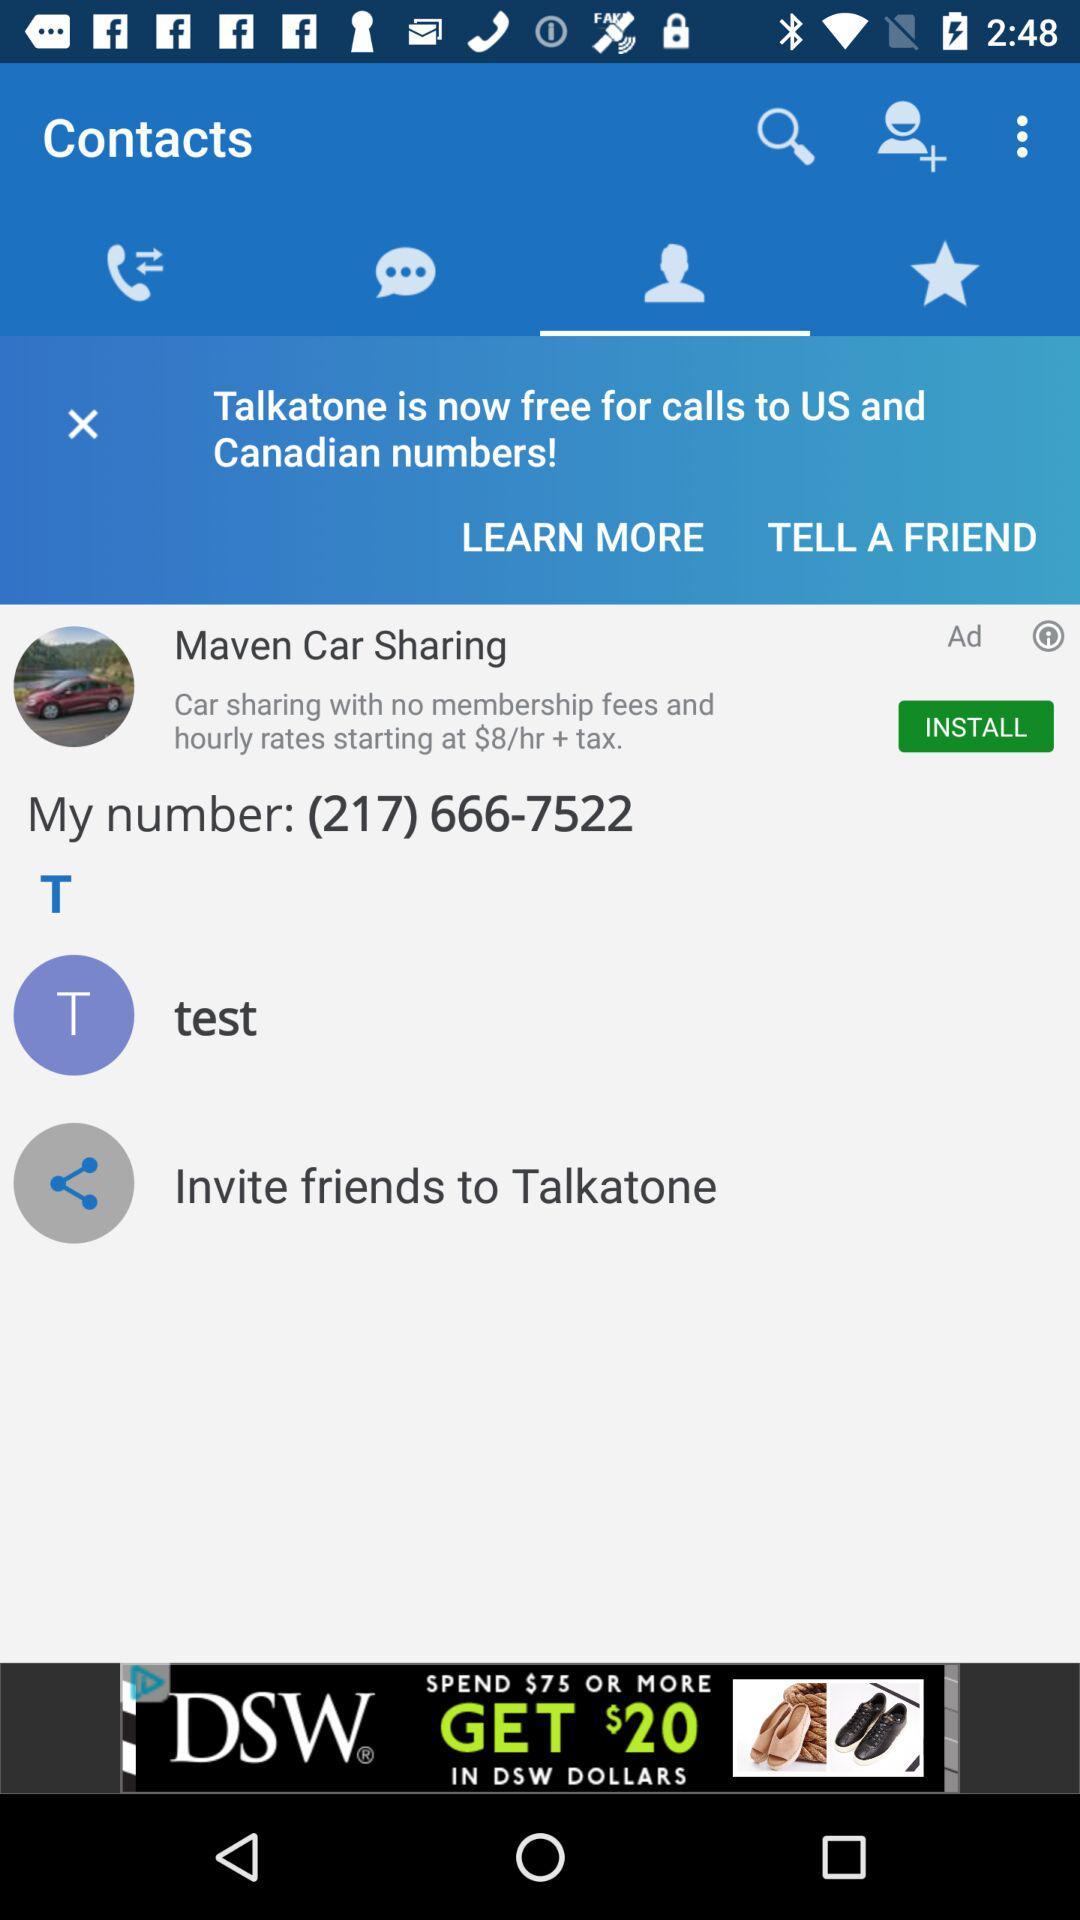 The height and width of the screenshot is (1920, 1080). What do you see at coordinates (785, 135) in the screenshot?
I see `search numbers` at bounding box center [785, 135].